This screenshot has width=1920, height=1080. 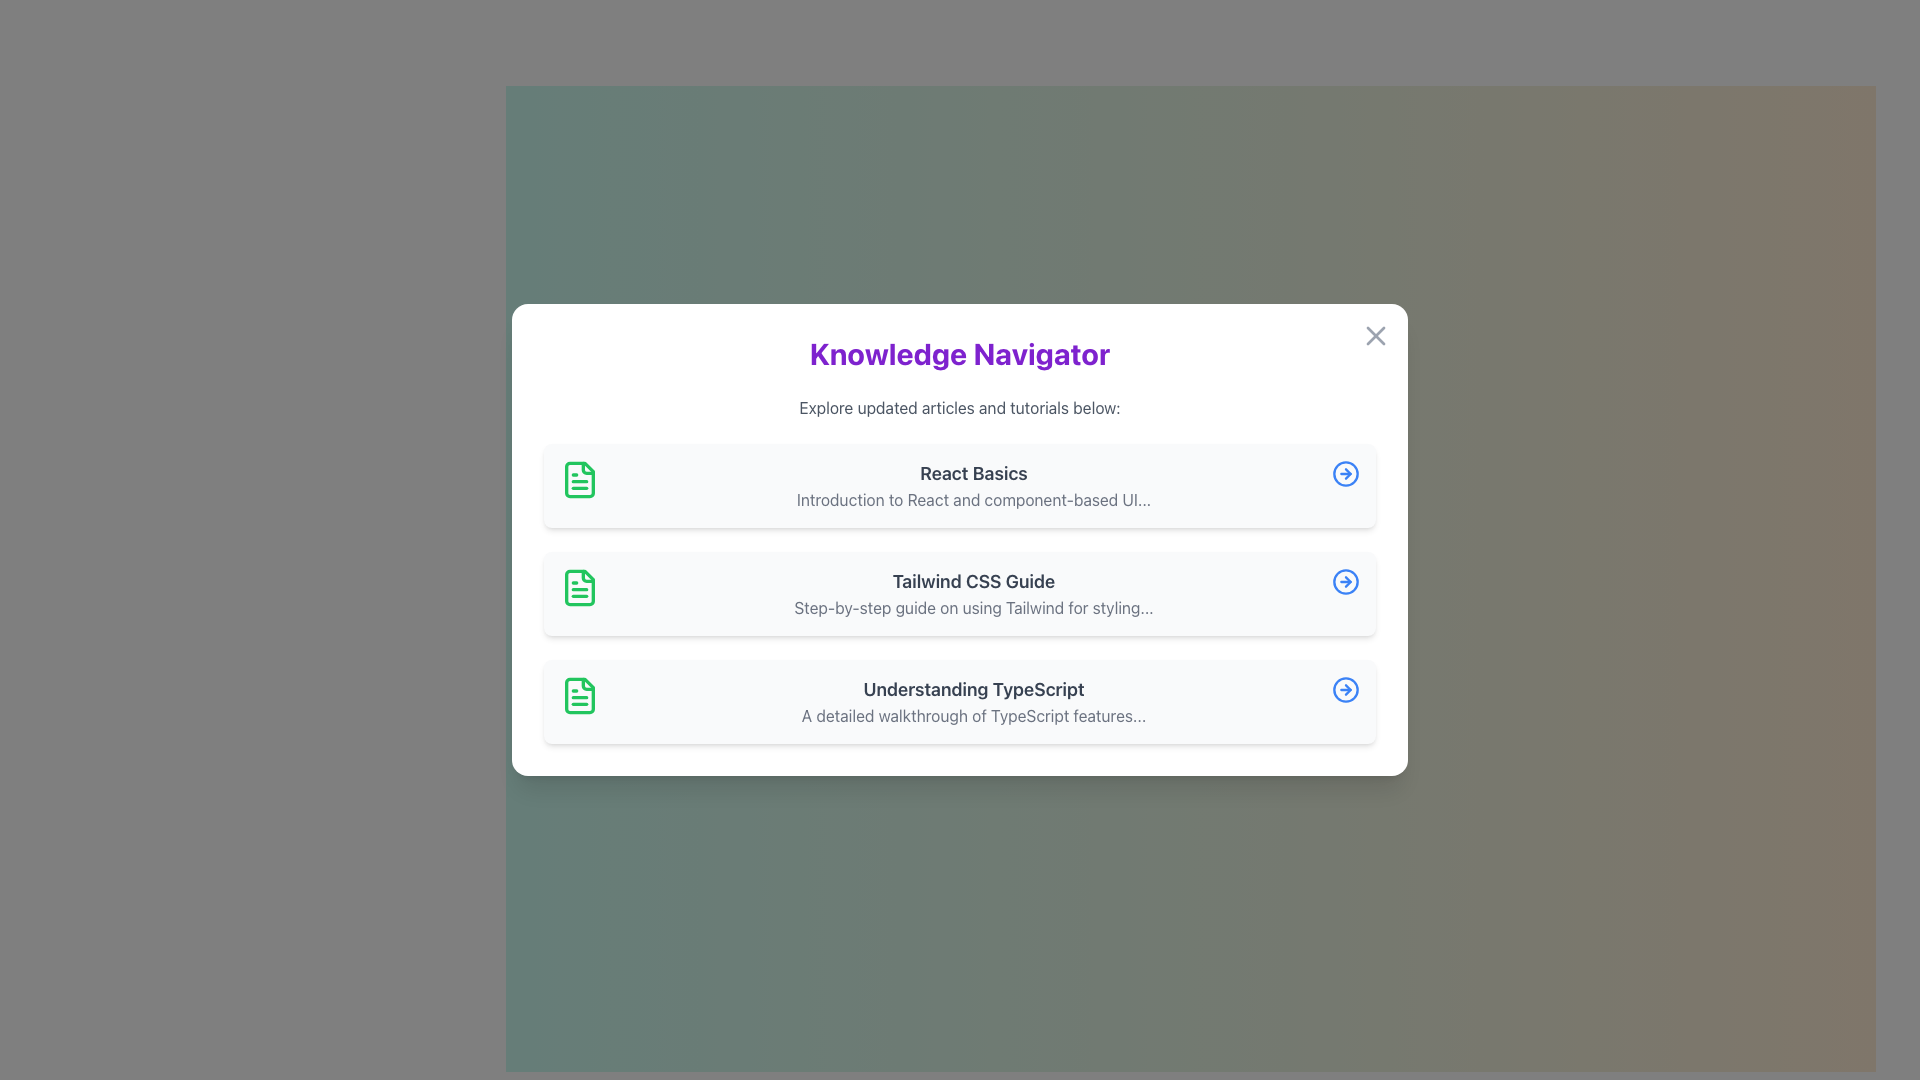 What do you see at coordinates (1190, 616) in the screenshot?
I see `the button that toggles the visibility of the navigator or menu to change its color` at bounding box center [1190, 616].